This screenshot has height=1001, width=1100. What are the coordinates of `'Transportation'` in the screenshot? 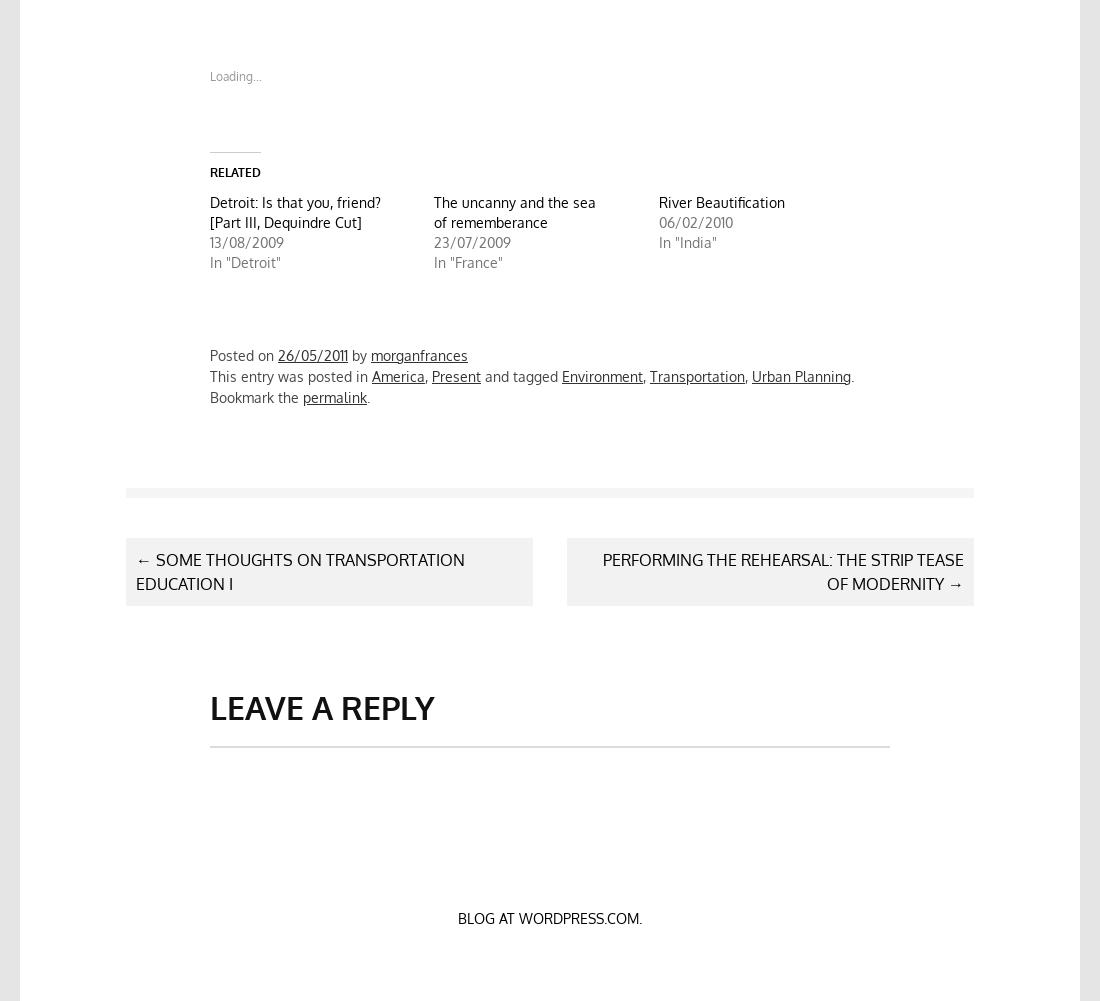 It's located at (696, 375).